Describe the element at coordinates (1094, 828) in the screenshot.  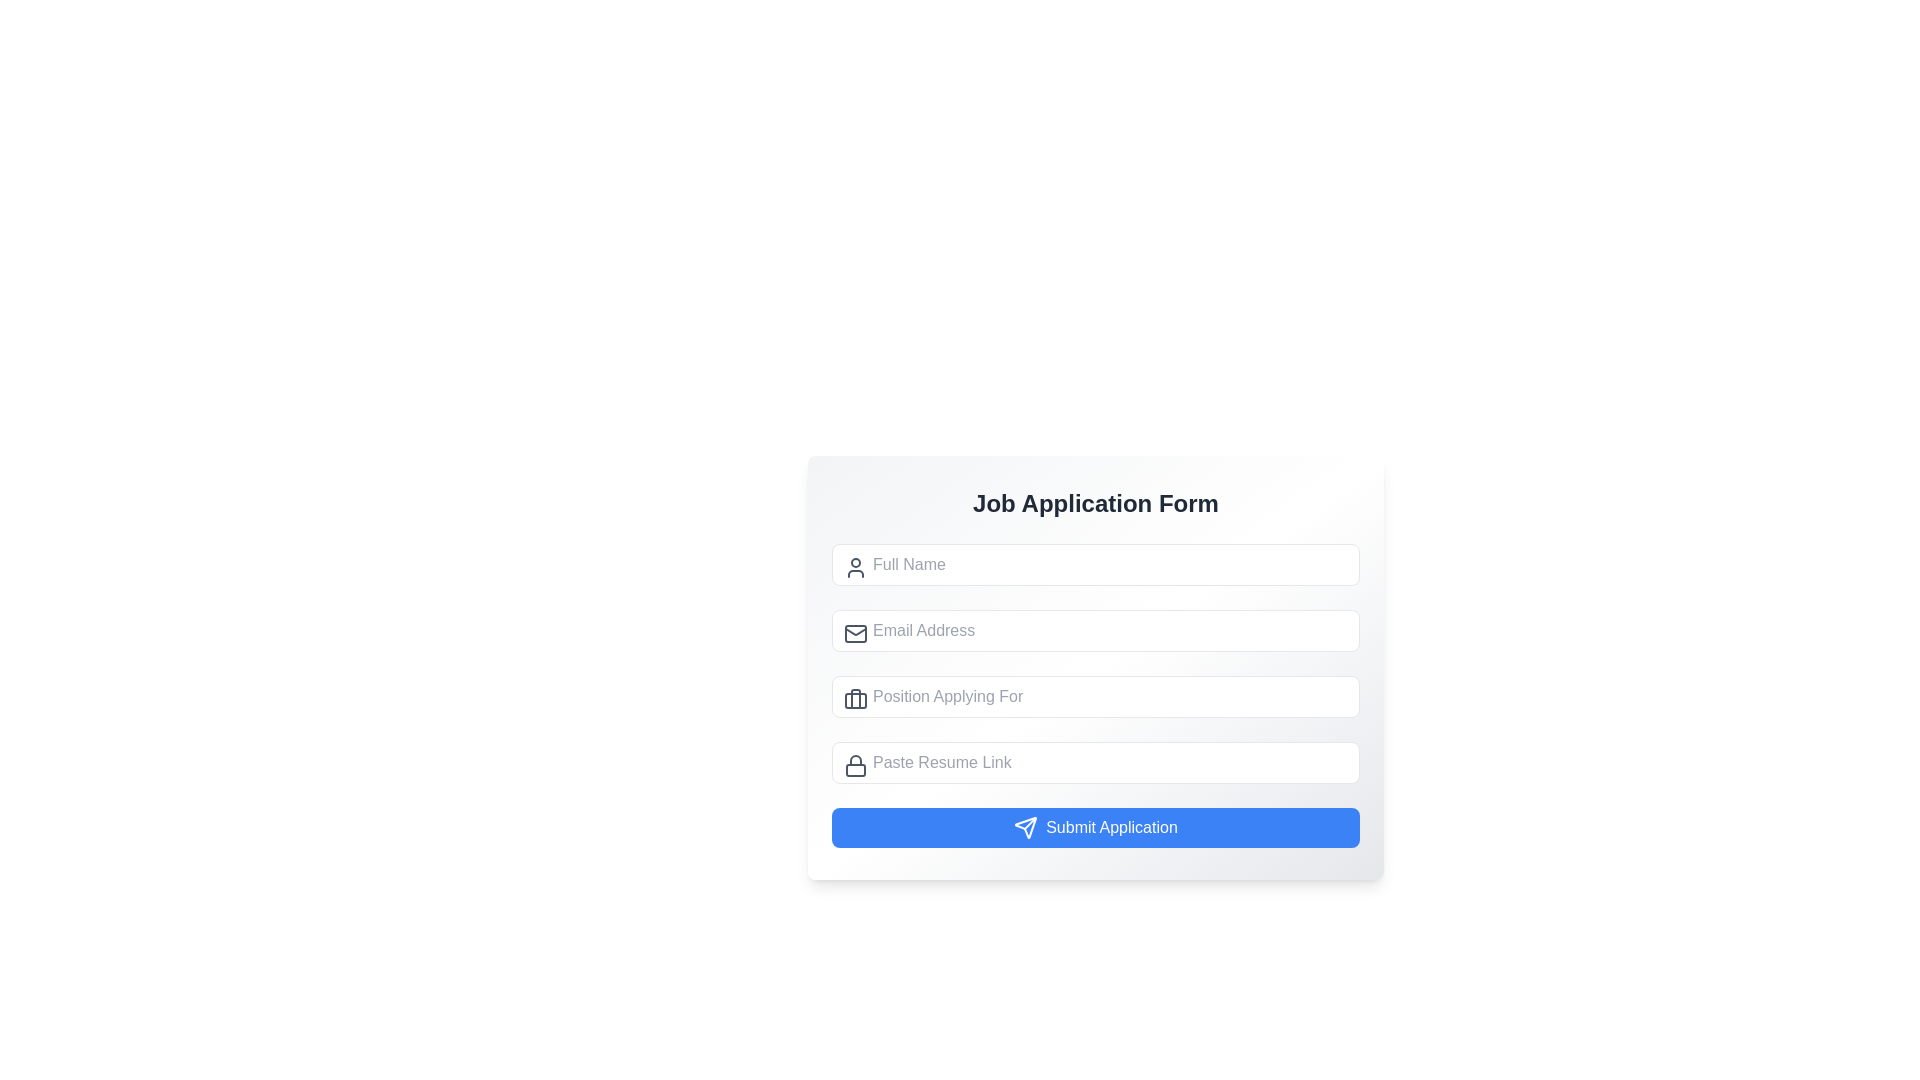
I see `the bright blue 'Submit Application' button with an upward arrow icon at the bottom of the Job Application Form` at that location.